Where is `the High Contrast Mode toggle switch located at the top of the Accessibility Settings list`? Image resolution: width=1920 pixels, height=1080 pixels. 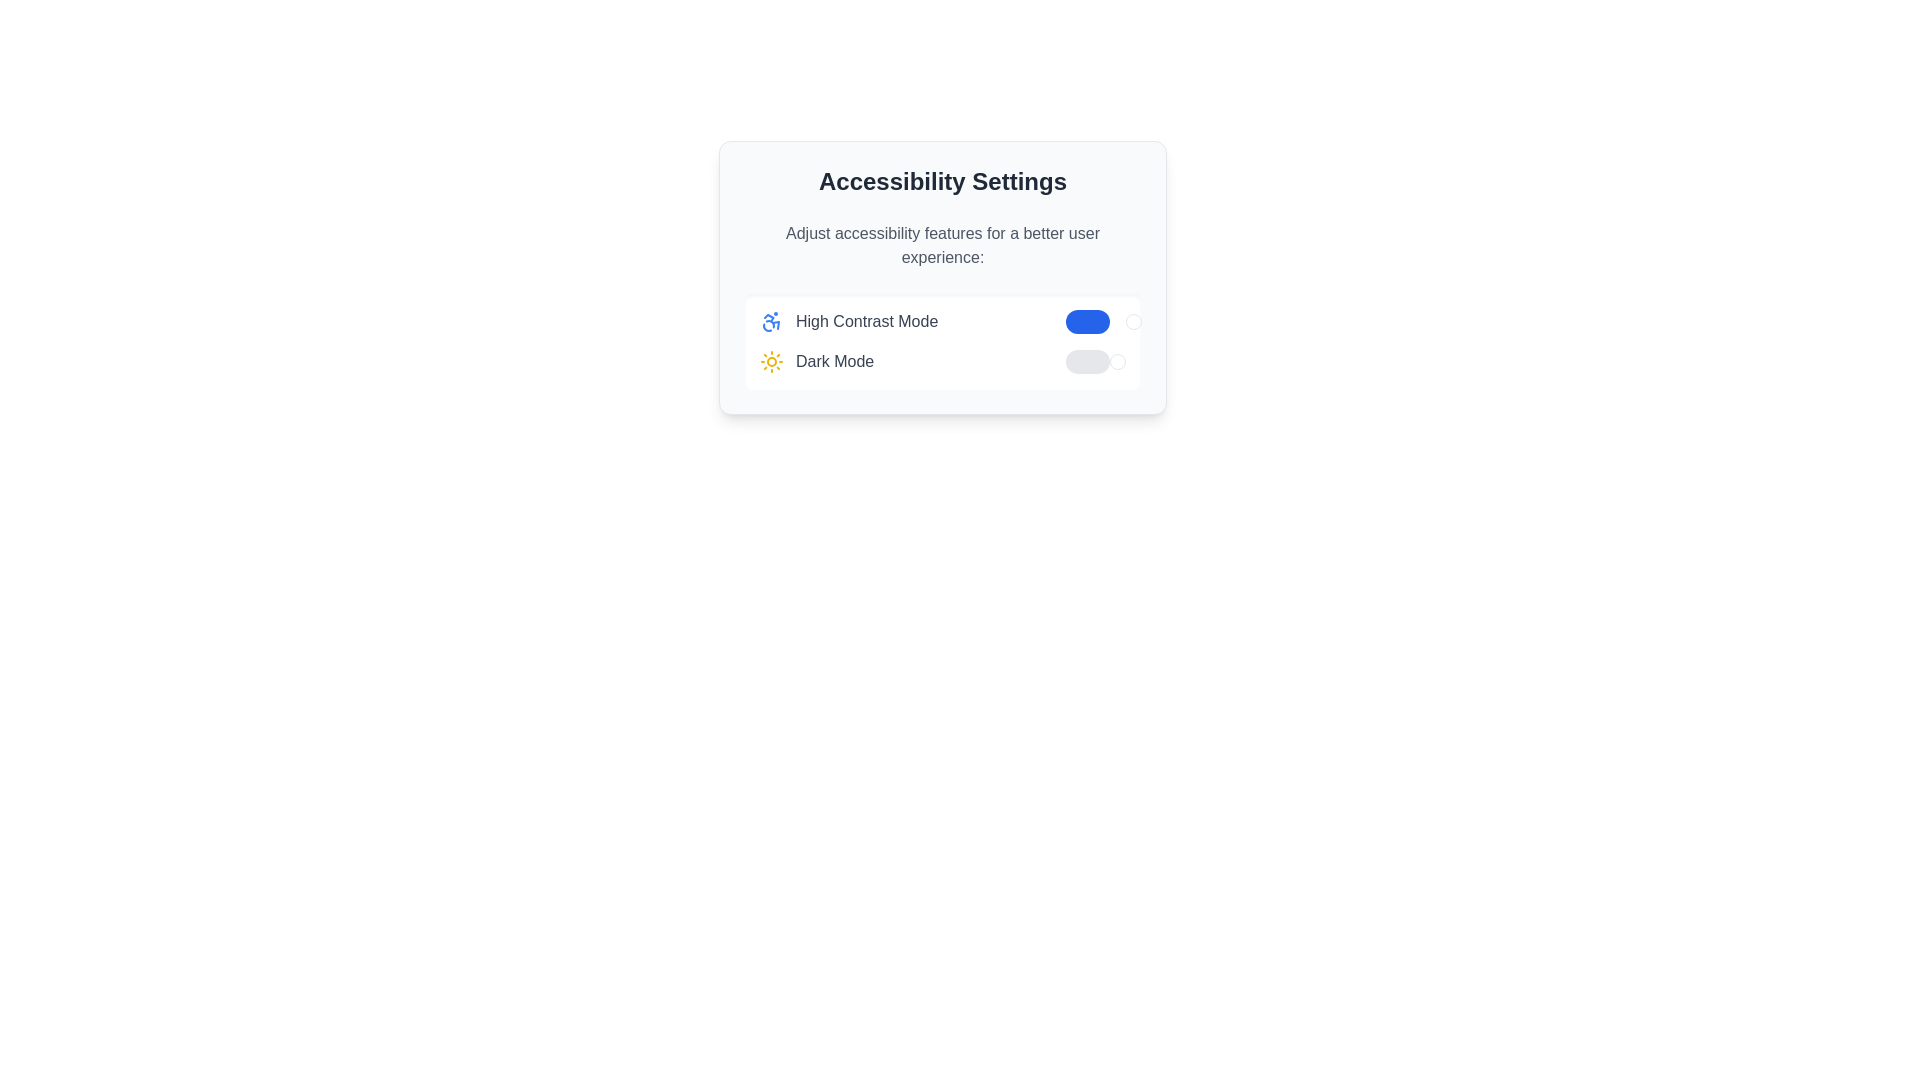 the High Contrast Mode toggle switch located at the top of the Accessibility Settings list is located at coordinates (941, 320).